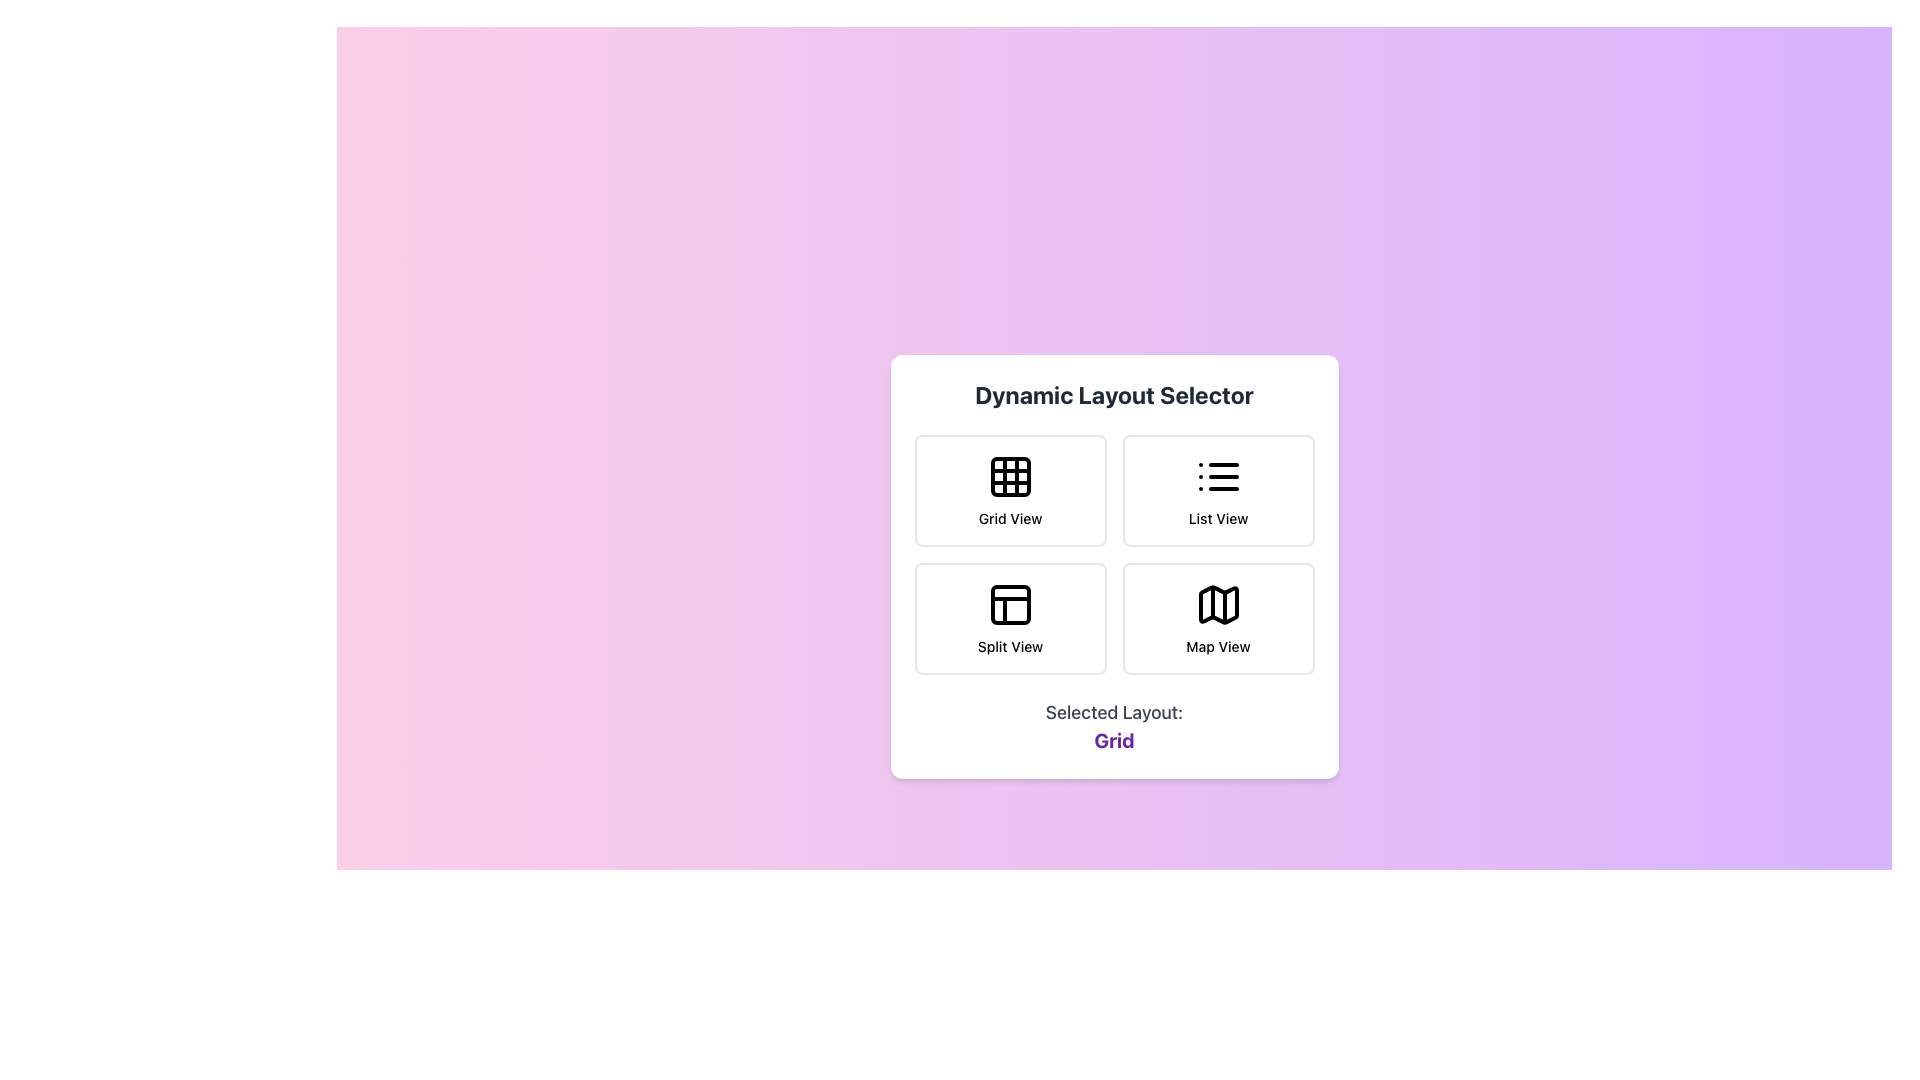  I want to click on the grid layout button located in the top-left corner of the interface, so click(1010, 490).